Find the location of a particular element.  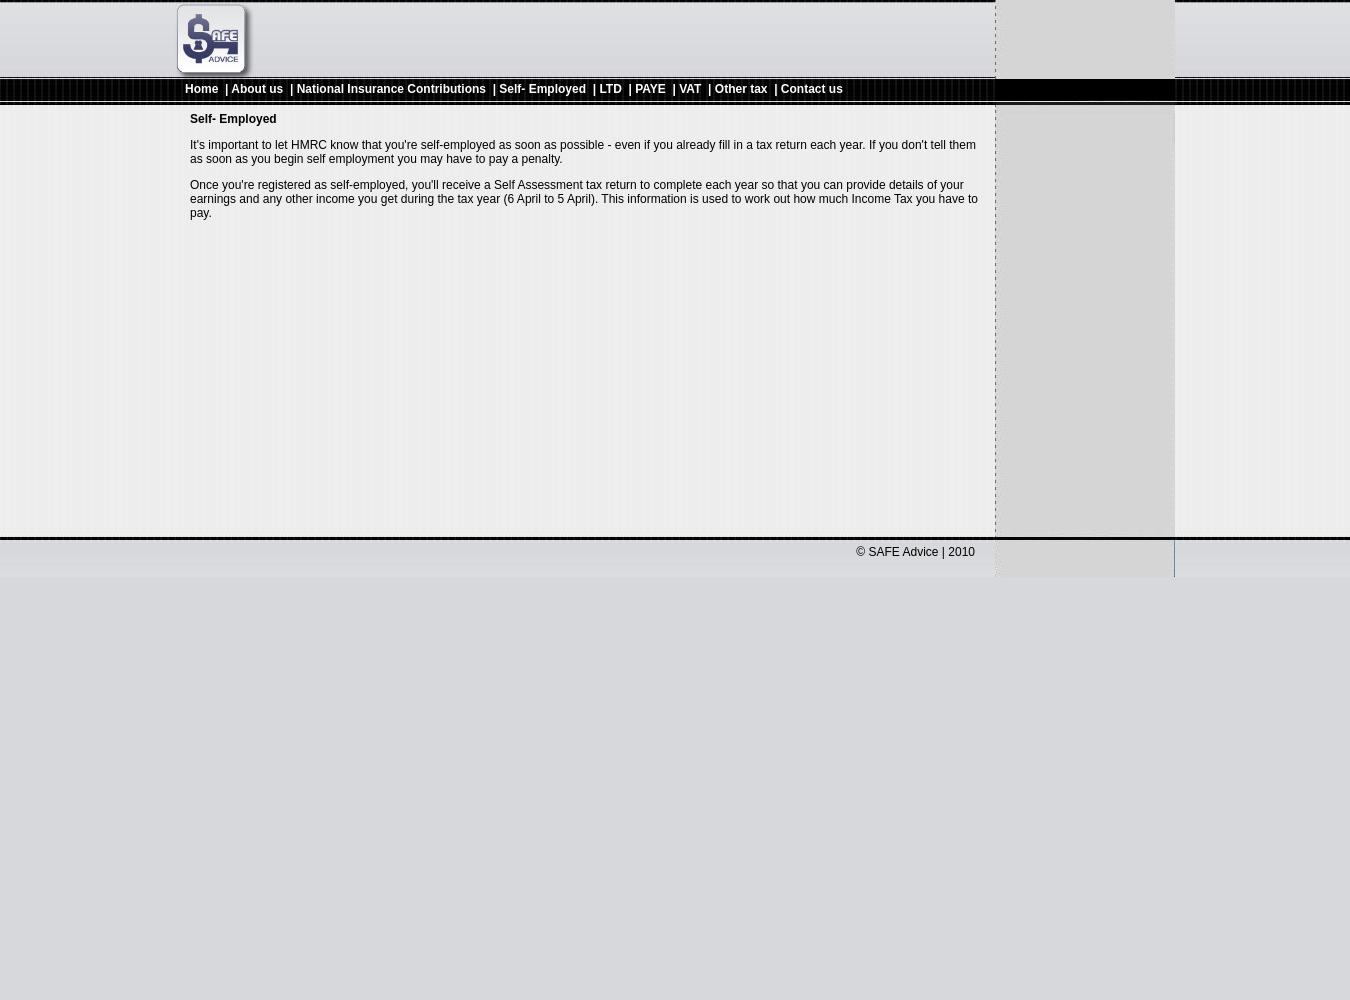

'About us' is located at coordinates (256, 88).